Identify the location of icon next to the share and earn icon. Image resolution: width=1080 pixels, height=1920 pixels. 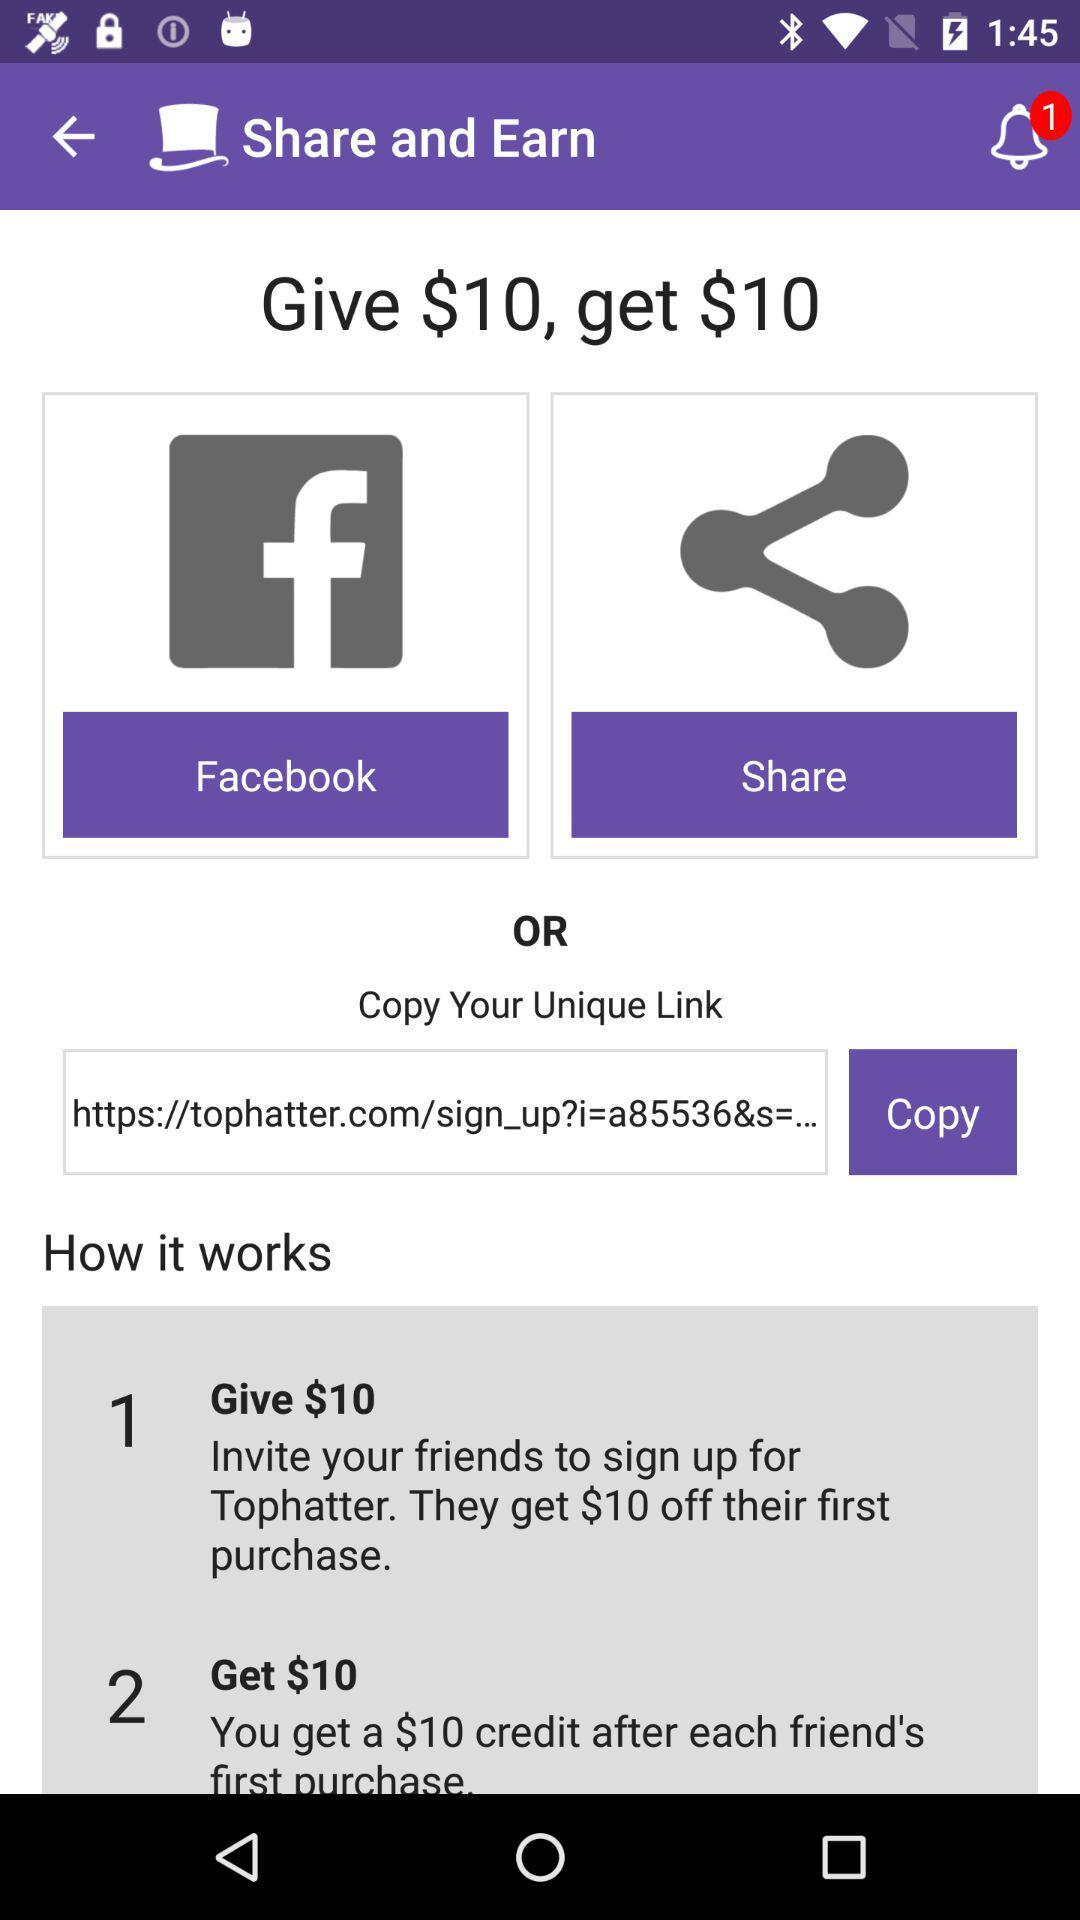
(1019, 135).